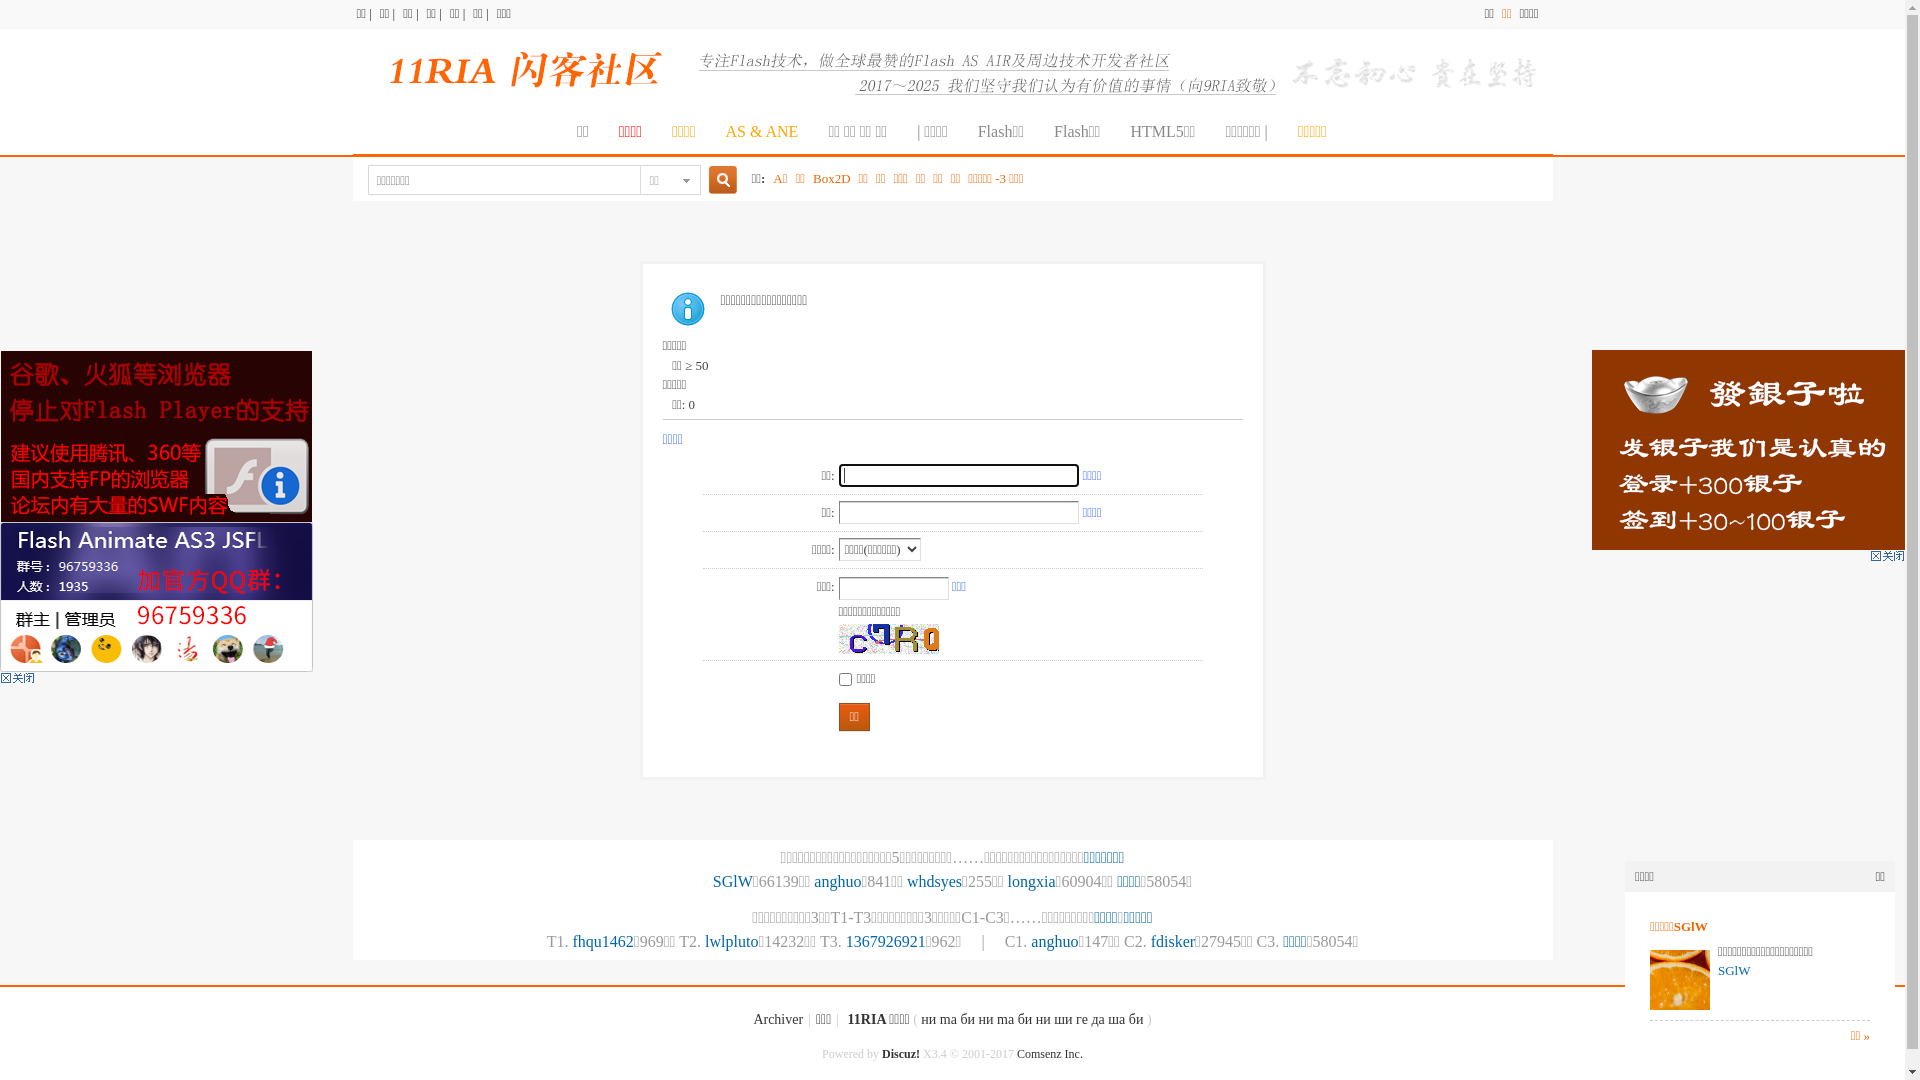 The height and width of the screenshot is (1080, 1920). Describe the element at coordinates (831, 177) in the screenshot. I see `'Box2D'` at that location.